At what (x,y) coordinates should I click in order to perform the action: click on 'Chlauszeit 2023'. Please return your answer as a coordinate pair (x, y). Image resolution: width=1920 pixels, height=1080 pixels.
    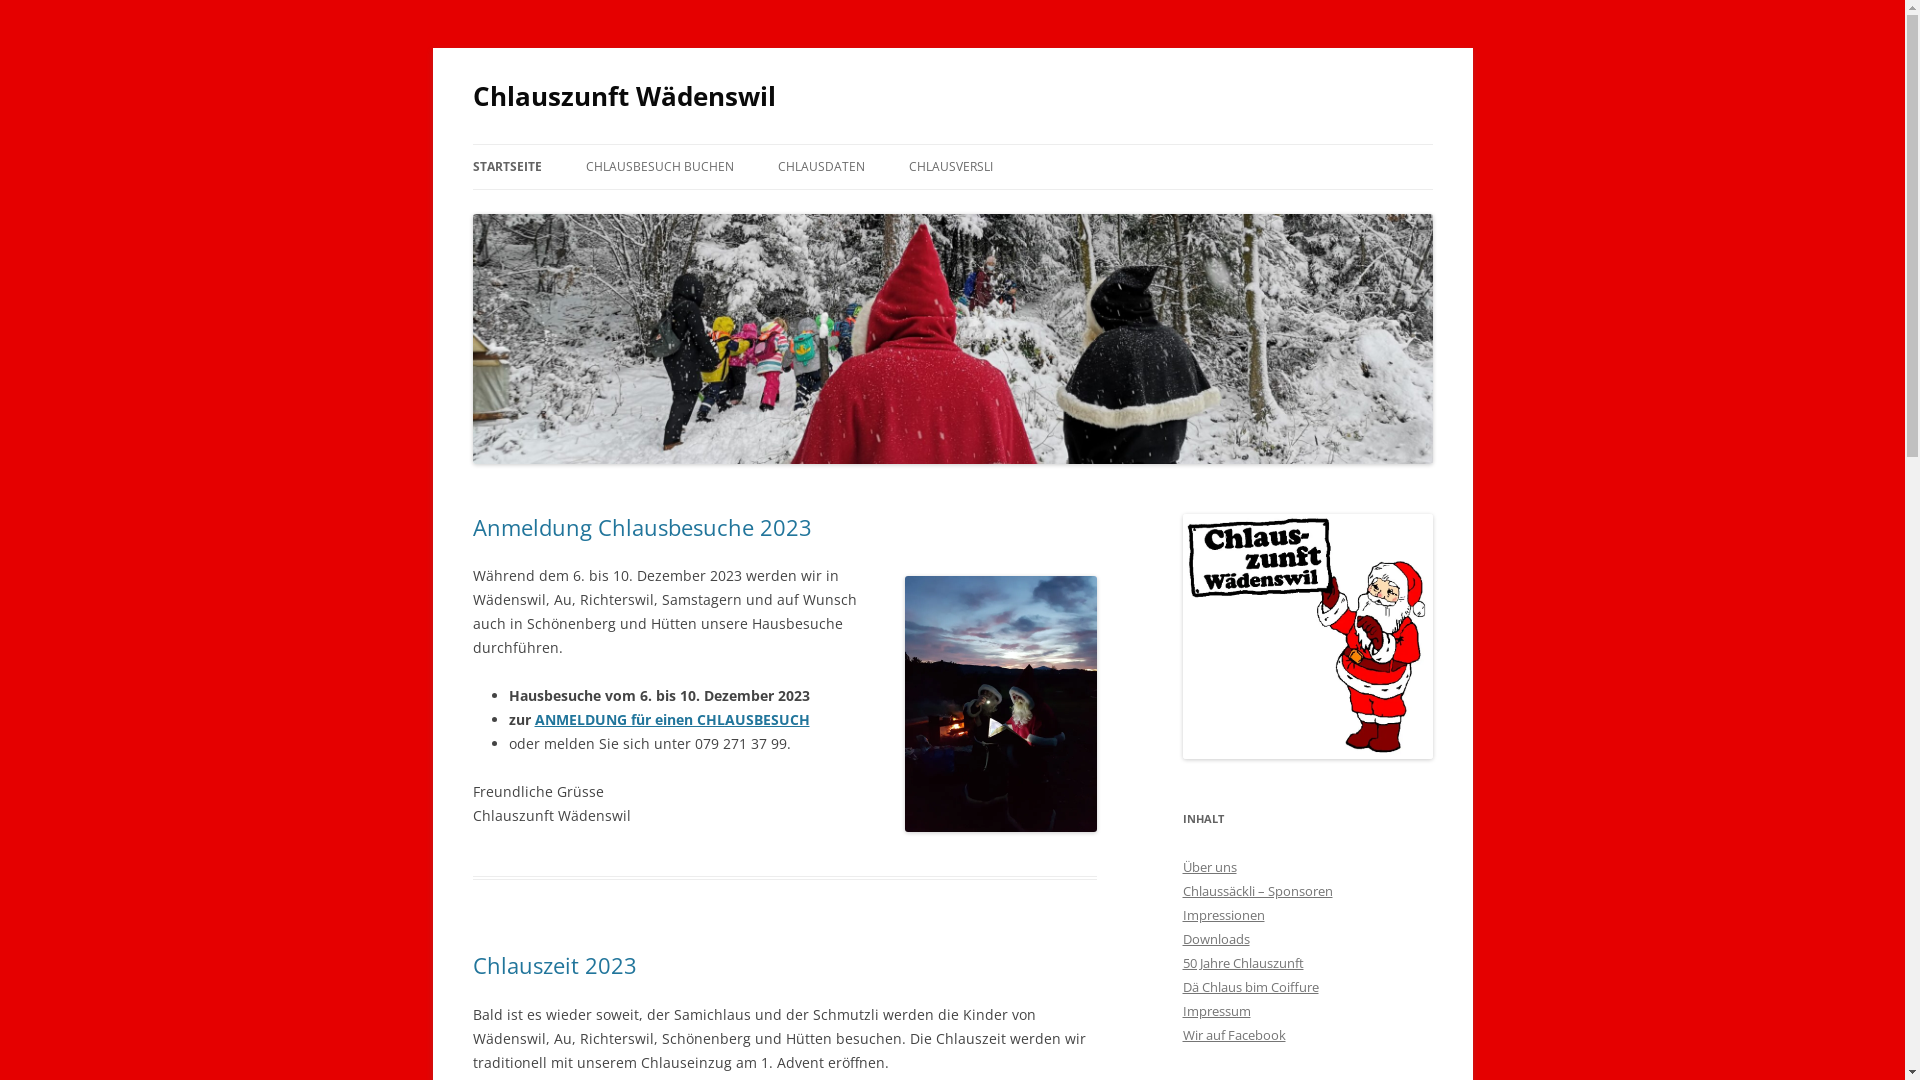
    Looking at the image, I should click on (553, 963).